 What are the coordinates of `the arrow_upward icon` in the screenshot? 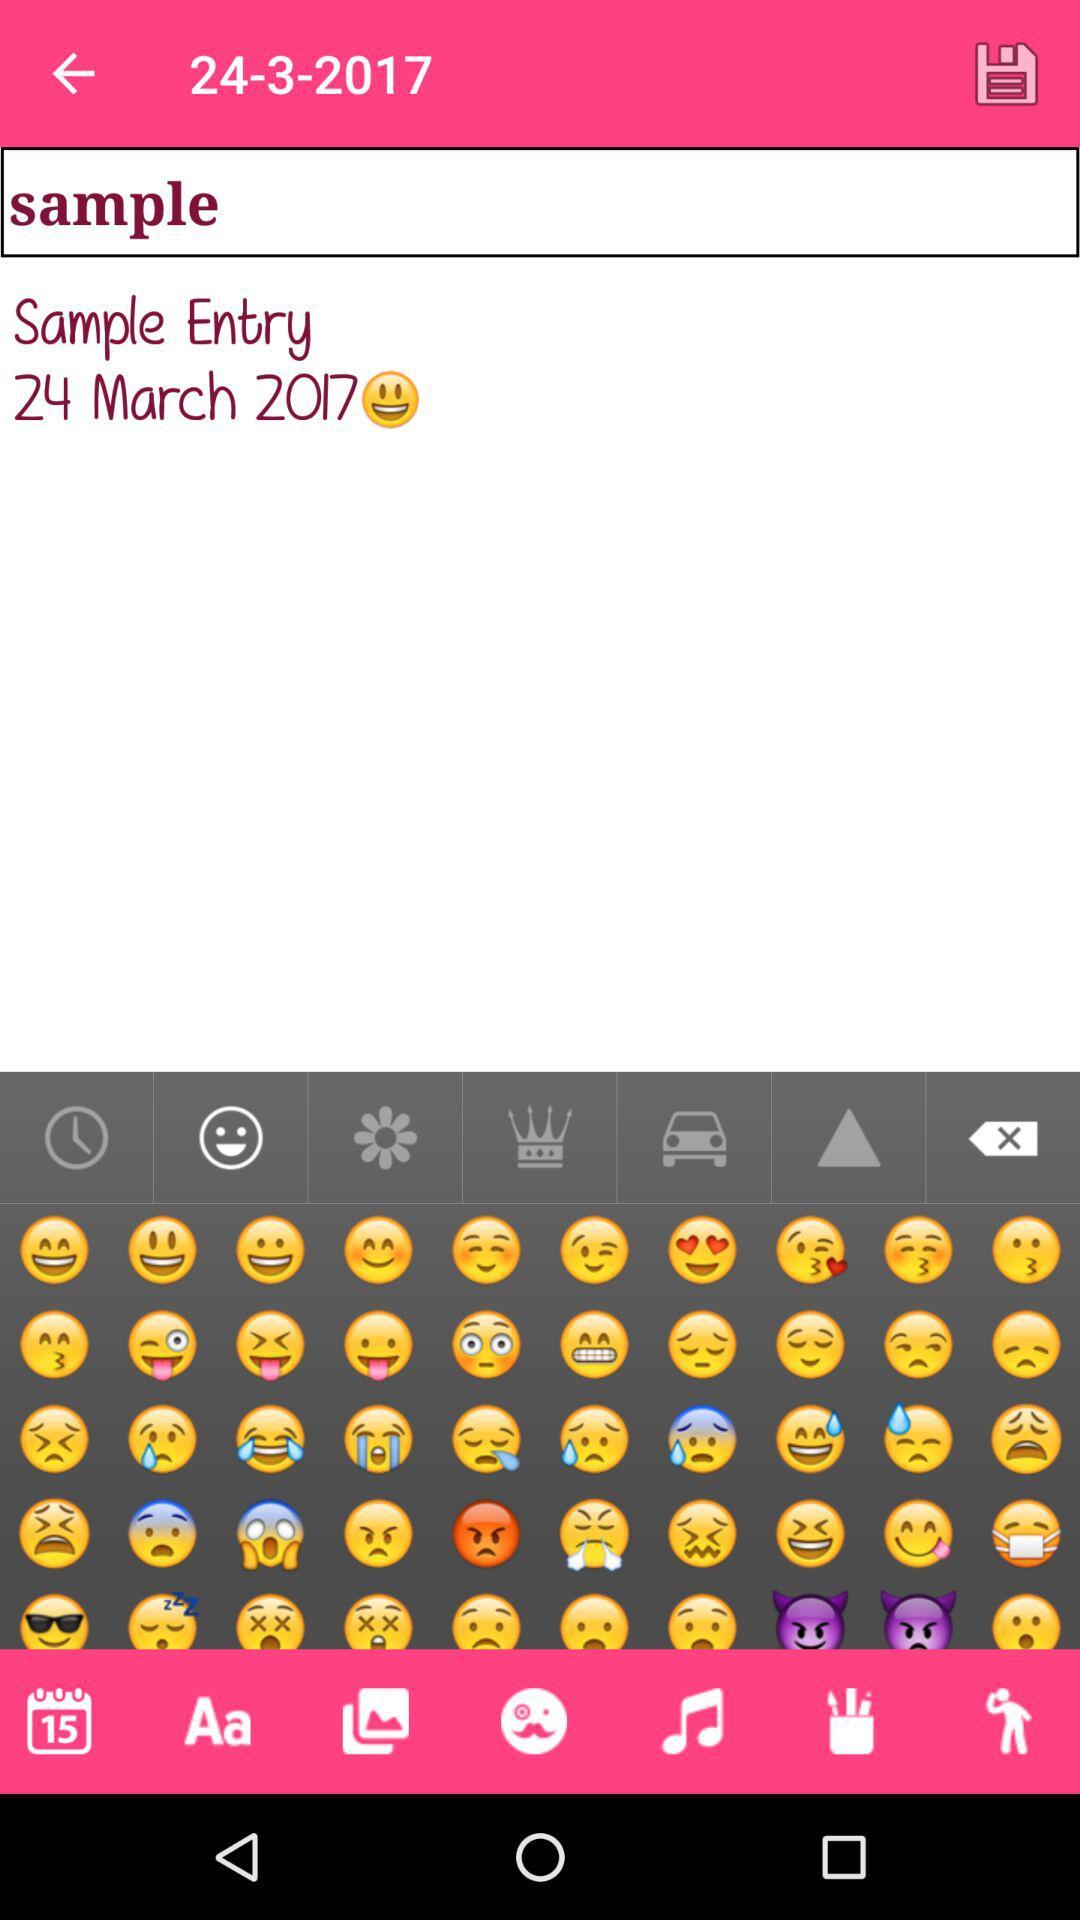 It's located at (848, 1137).